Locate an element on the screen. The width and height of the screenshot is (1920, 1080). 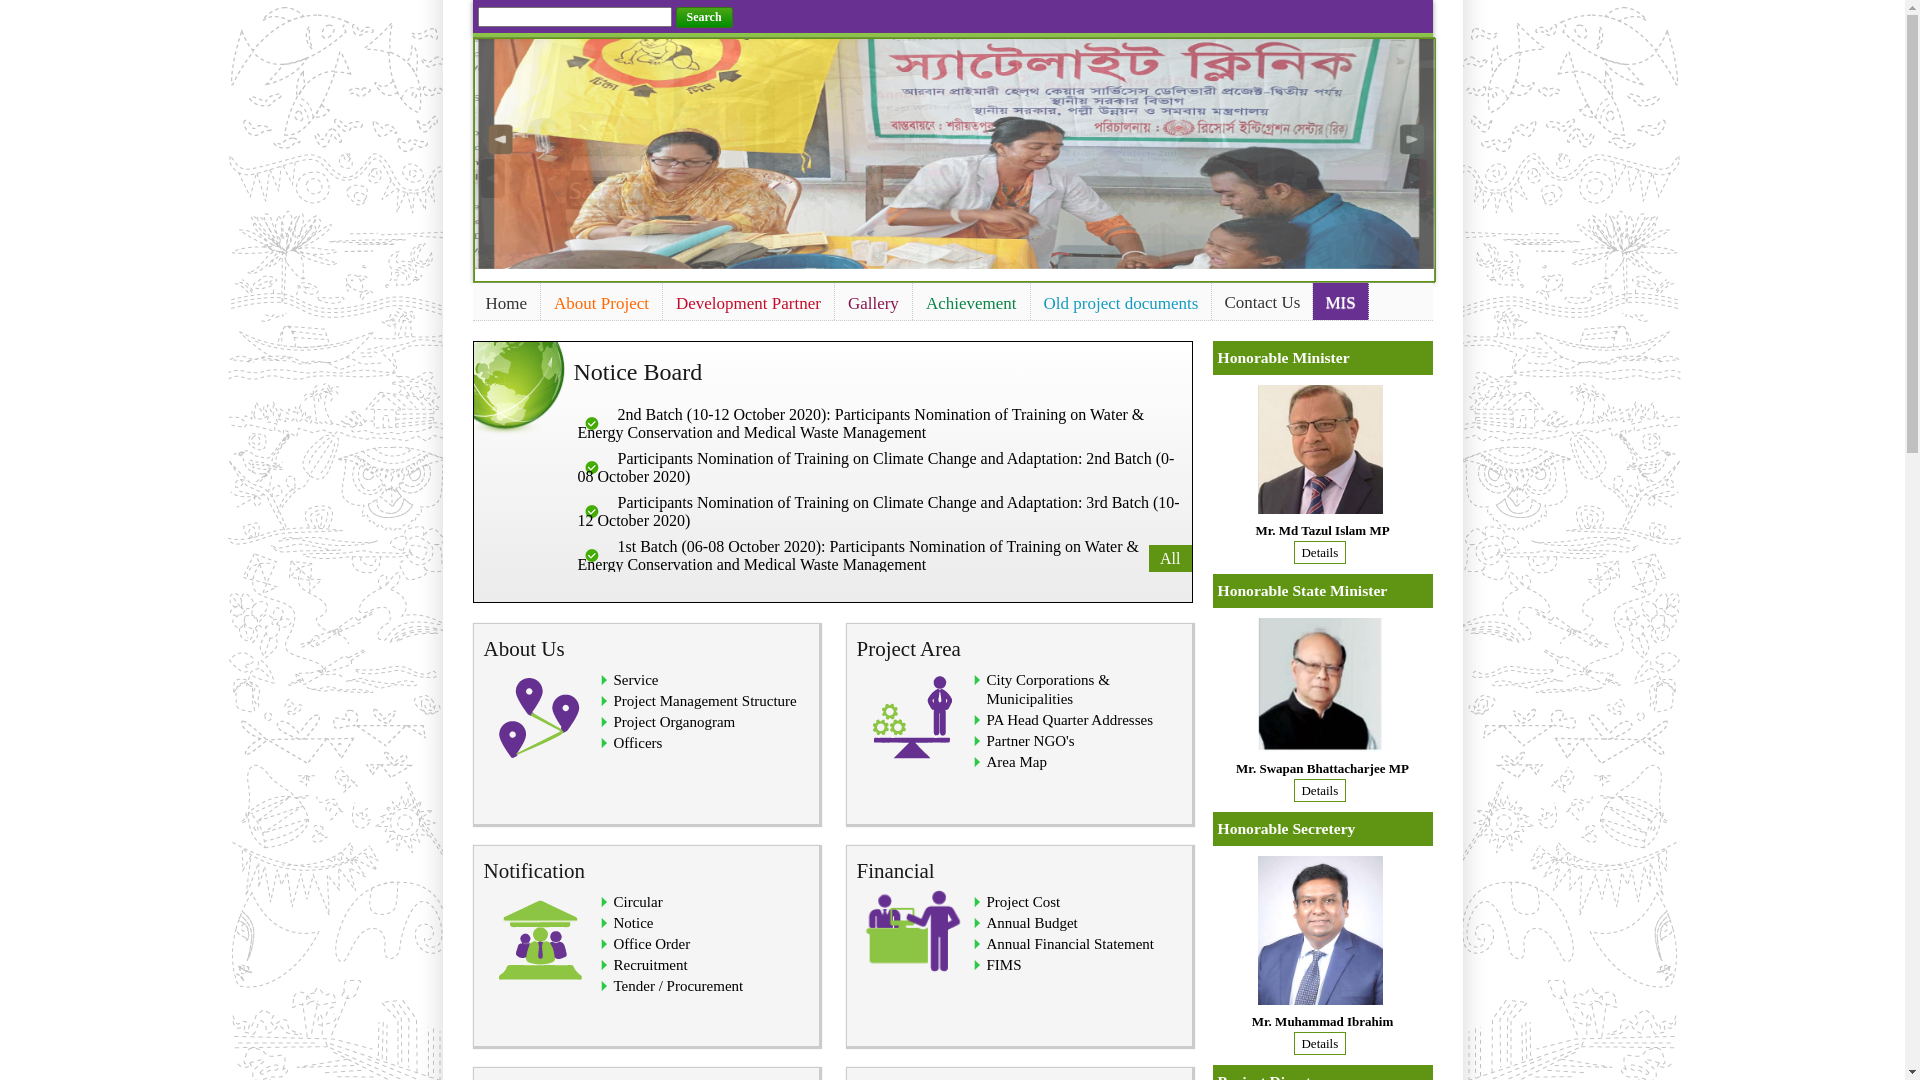
'Office Order' is located at coordinates (652, 944).